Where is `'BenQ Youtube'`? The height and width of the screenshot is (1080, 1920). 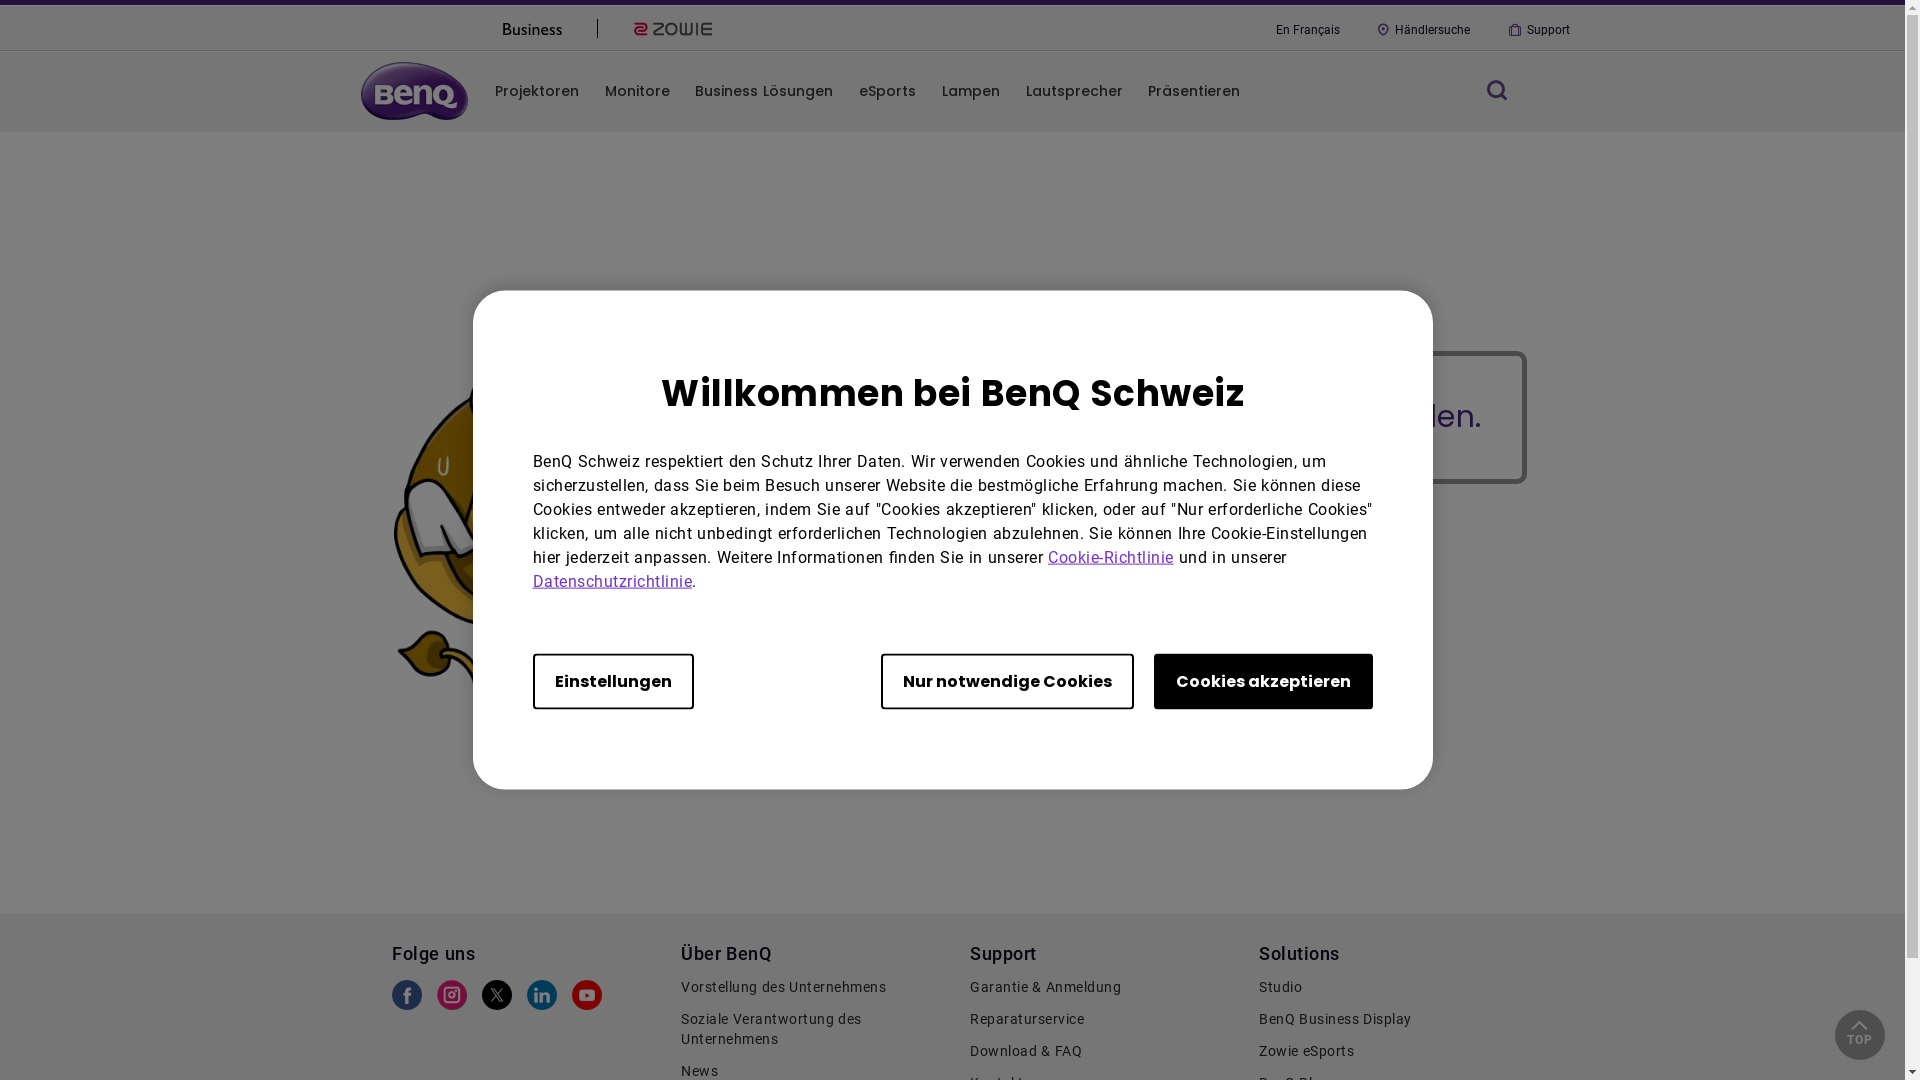
'BenQ Youtube' is located at coordinates (585, 999).